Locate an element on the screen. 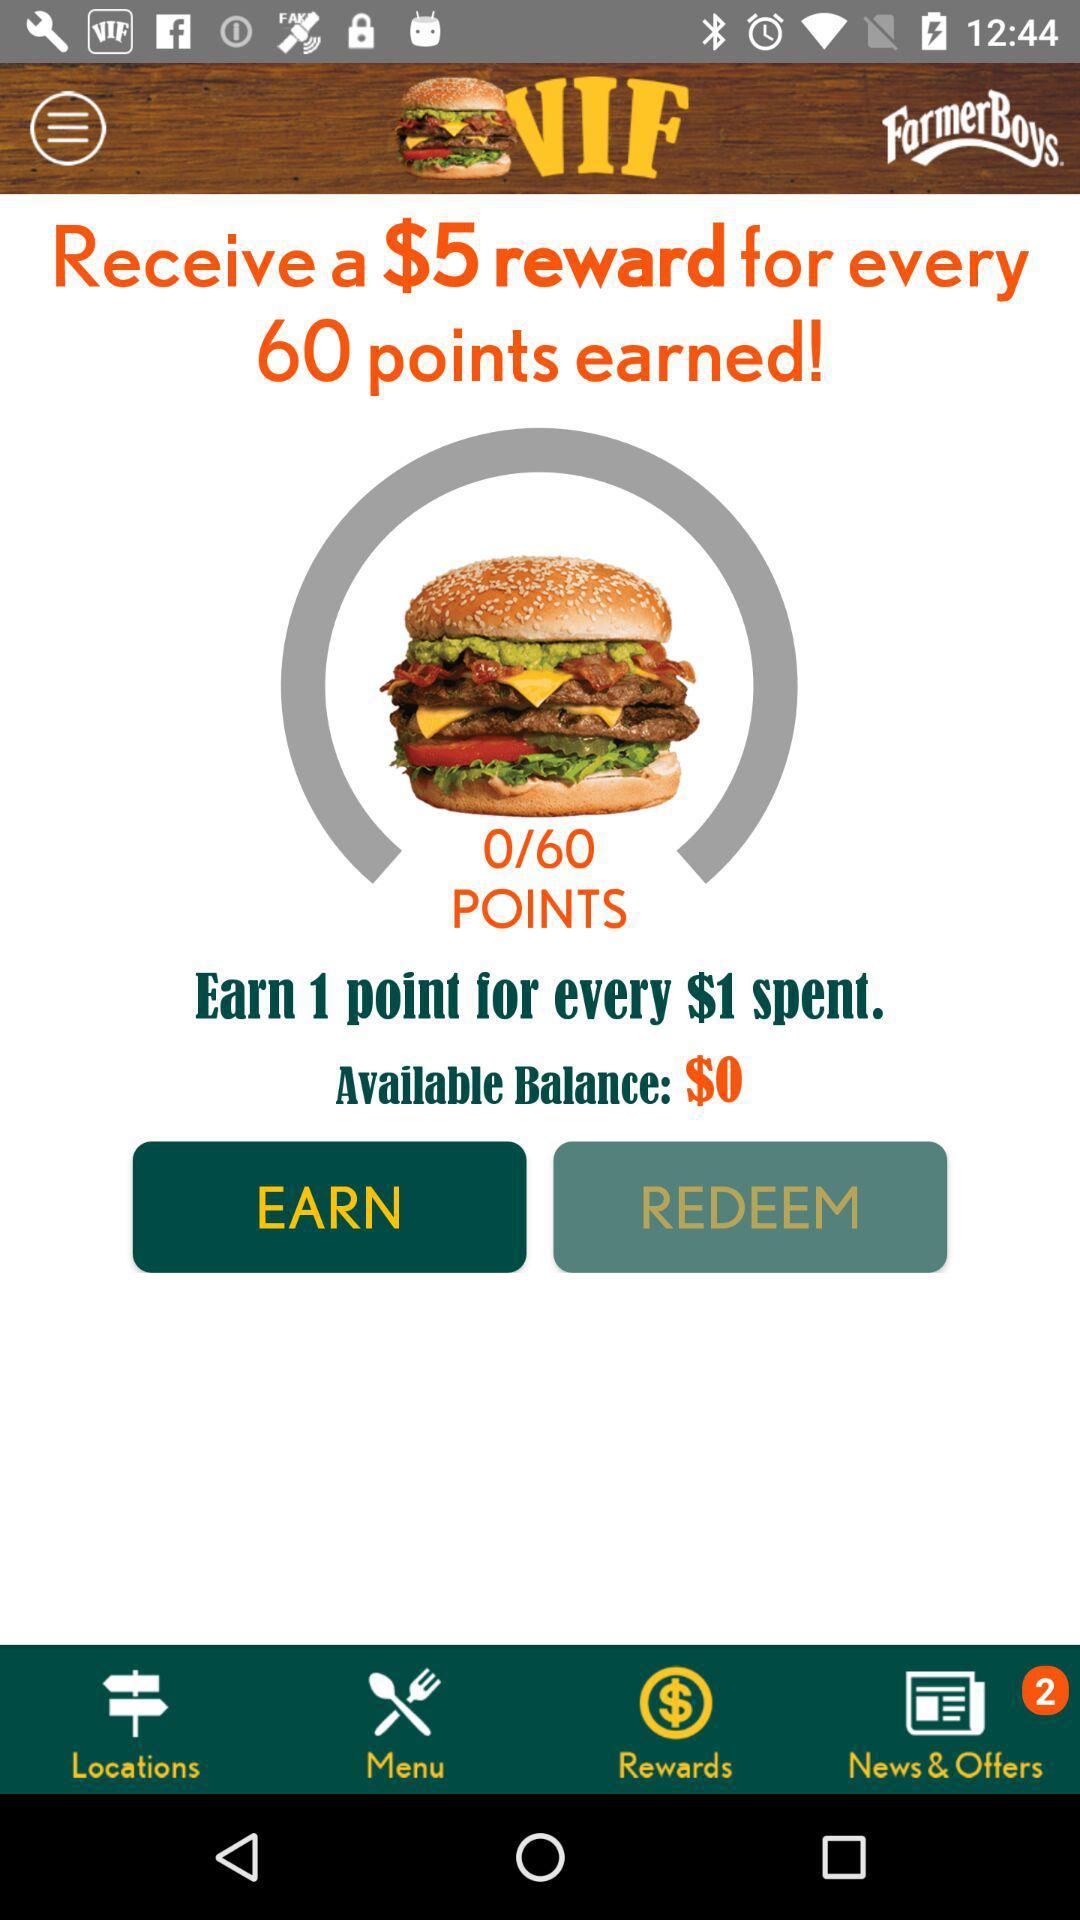  icon to the right of the earn item is located at coordinates (750, 1206).